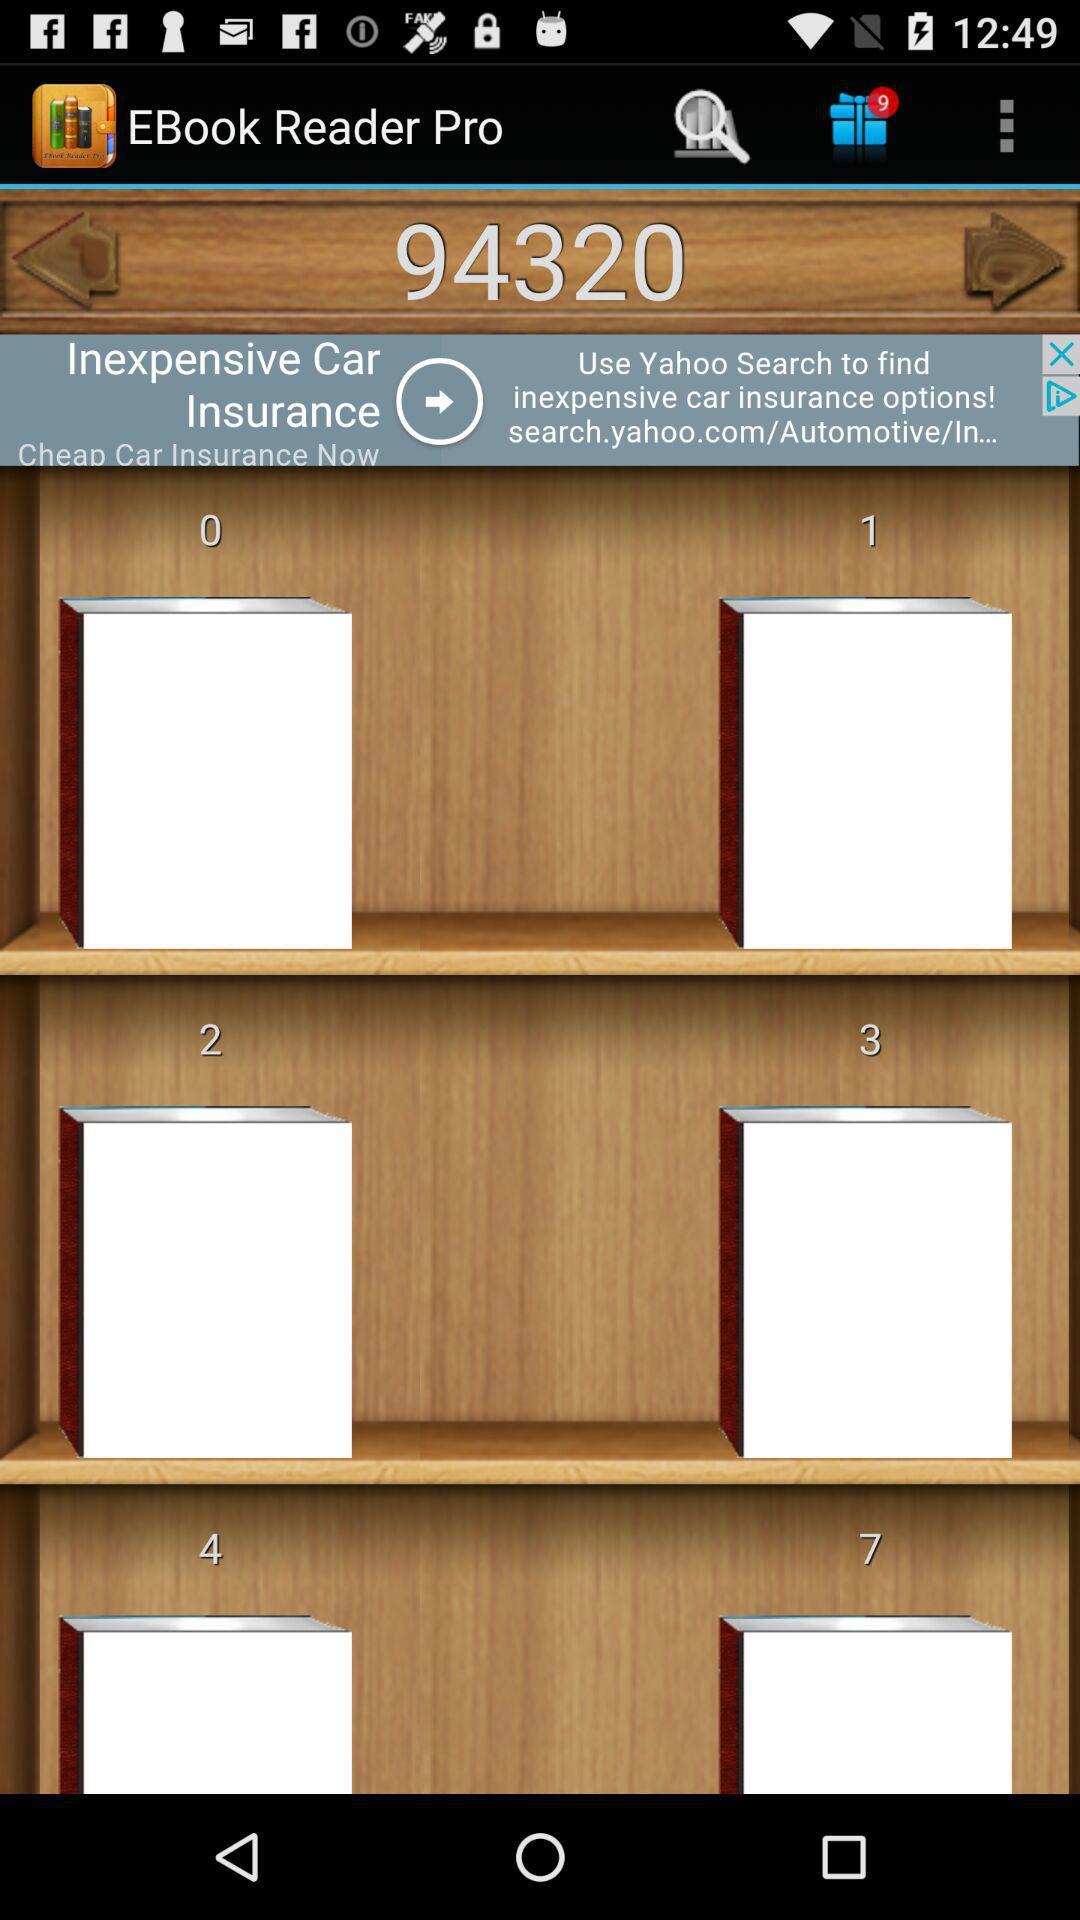 Image resolution: width=1080 pixels, height=1920 pixels. What do you see at coordinates (540, 400) in the screenshot?
I see `icon above 0 icon` at bounding box center [540, 400].